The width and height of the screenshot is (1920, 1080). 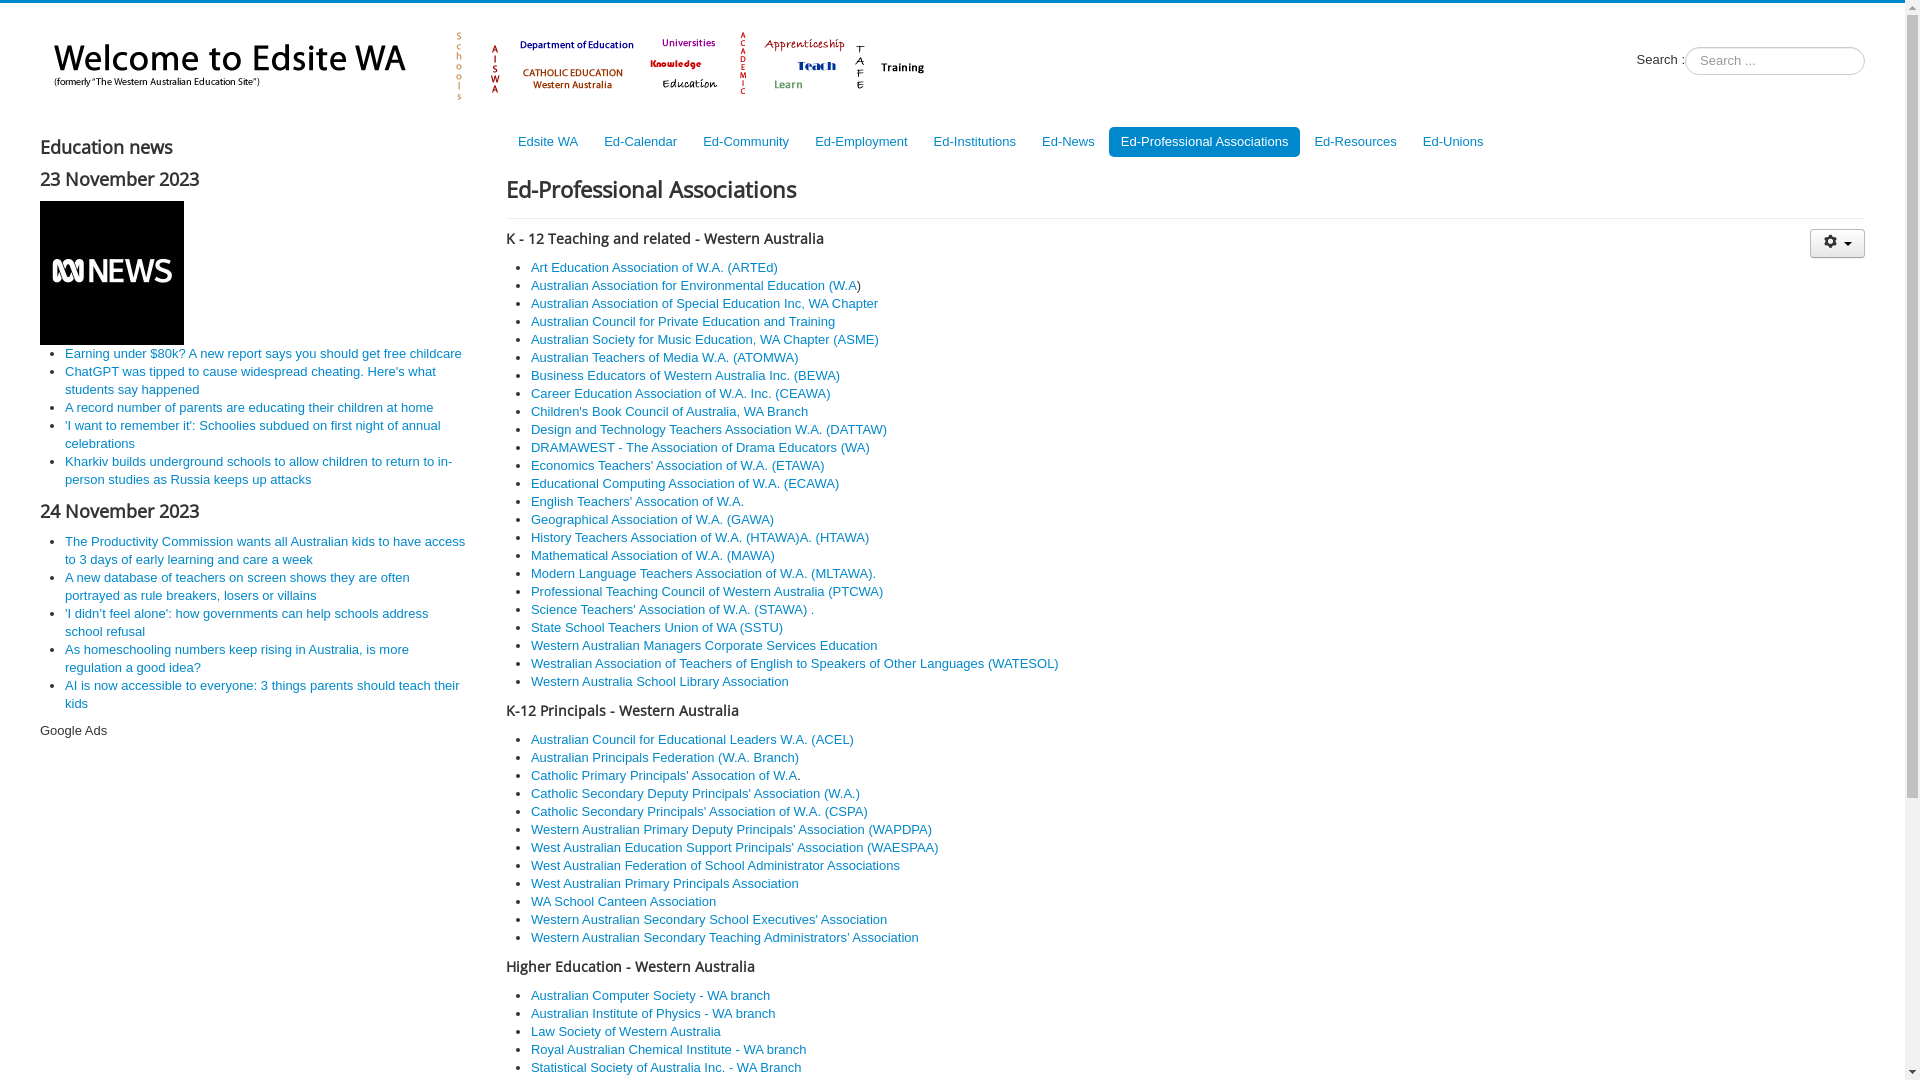 I want to click on 'Ed-Employment', so click(x=860, y=141).